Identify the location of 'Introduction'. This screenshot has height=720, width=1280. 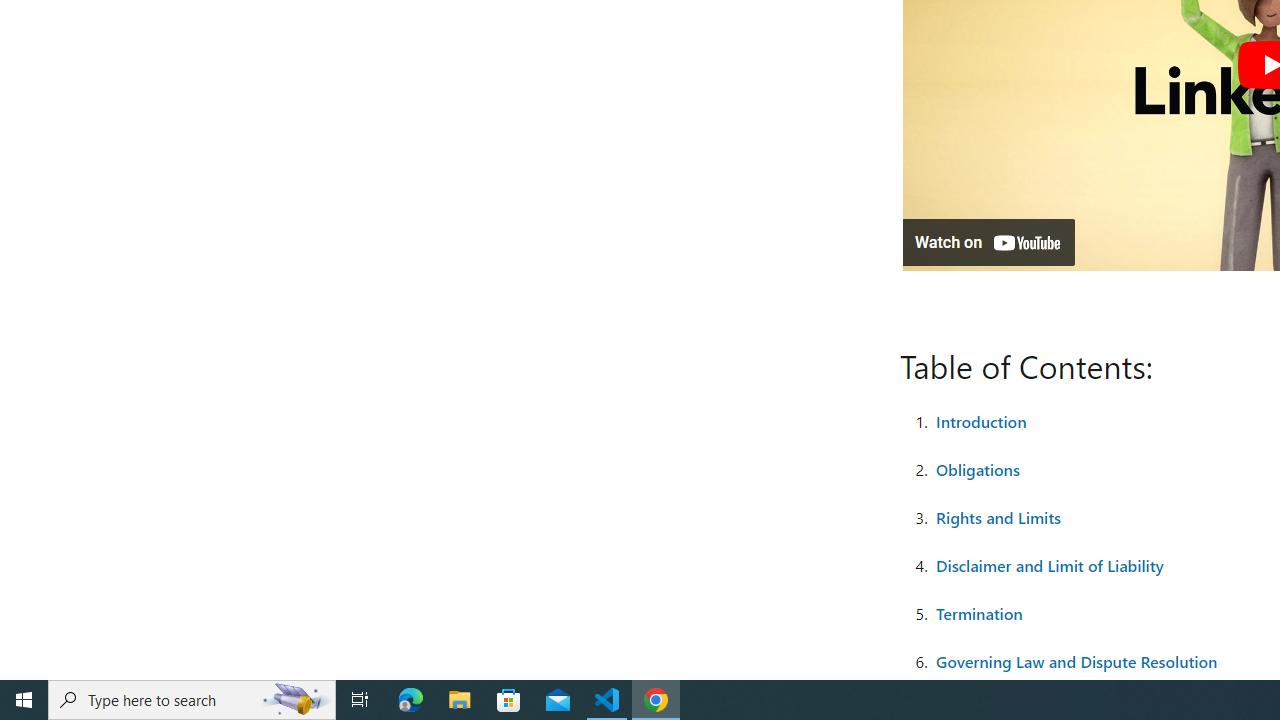
(981, 419).